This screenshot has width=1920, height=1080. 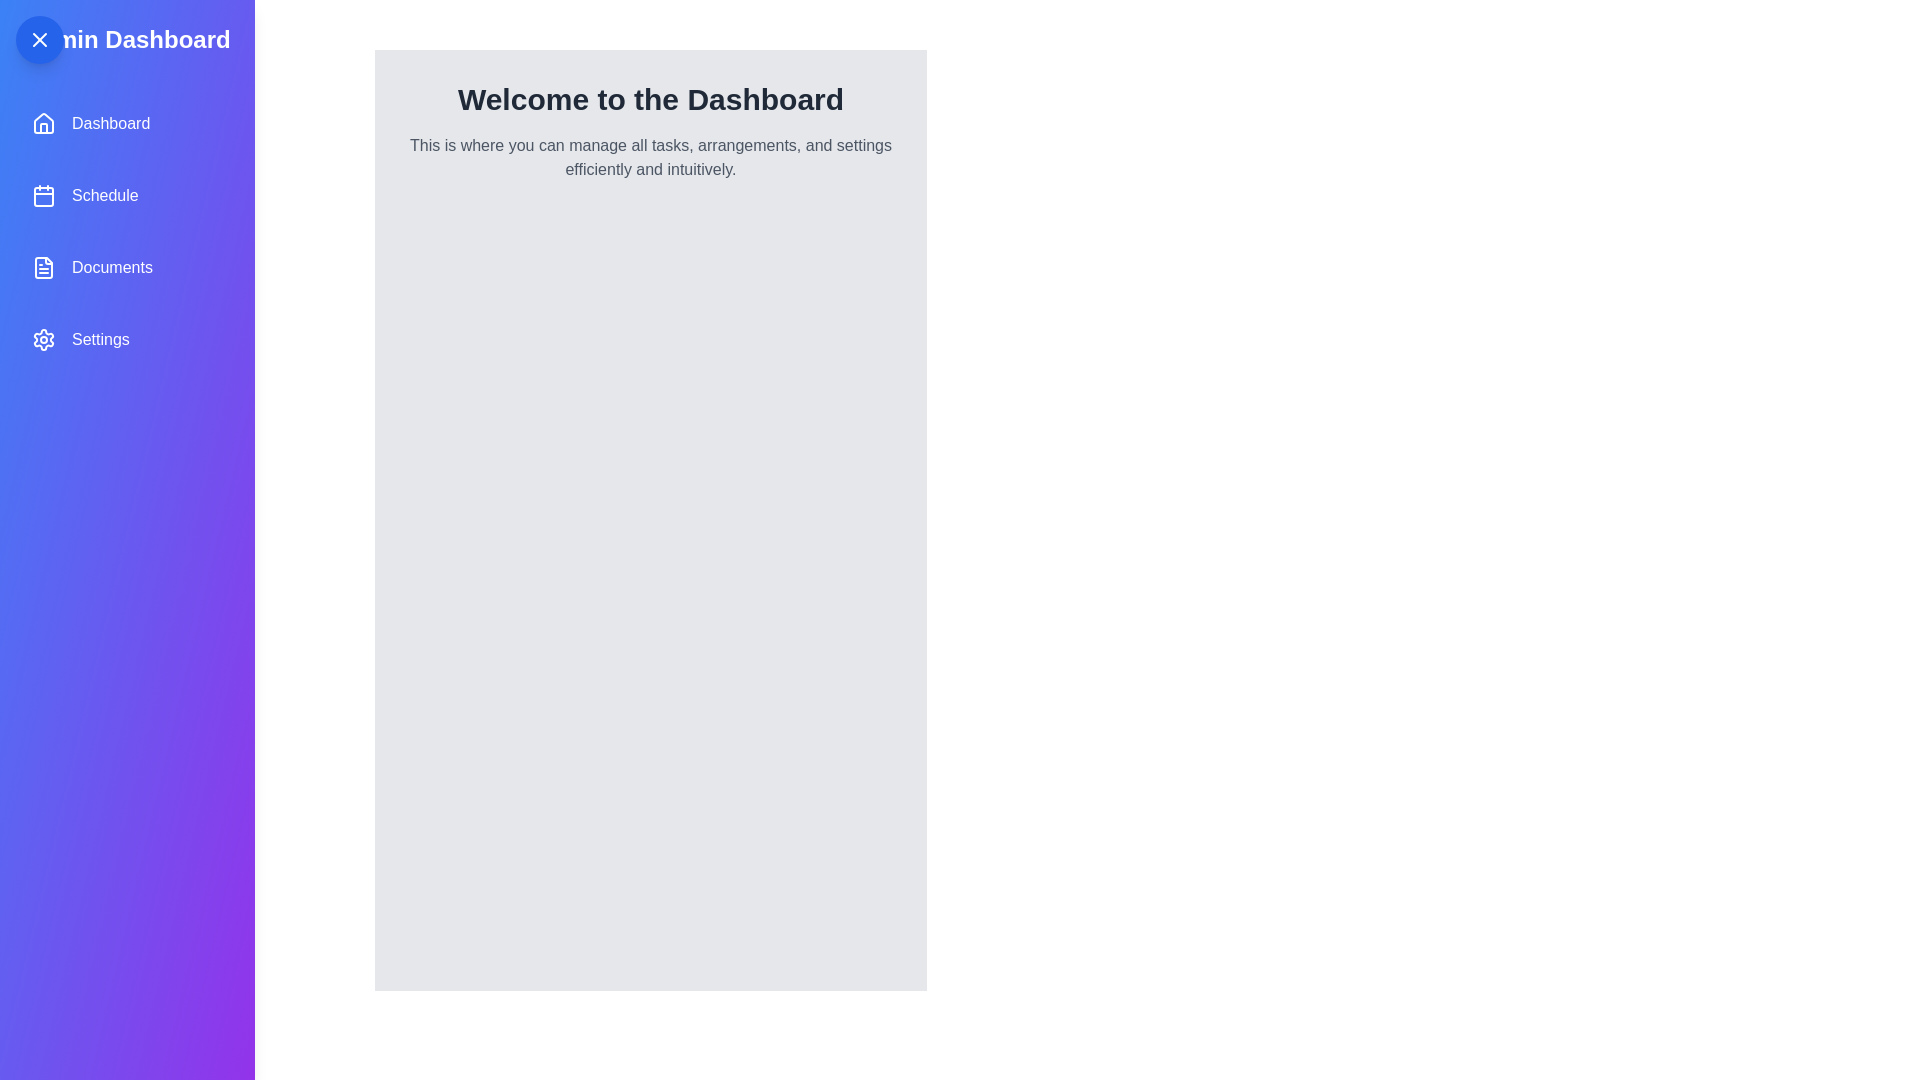 I want to click on the sidebar menu item labeled Documents, so click(x=125, y=266).